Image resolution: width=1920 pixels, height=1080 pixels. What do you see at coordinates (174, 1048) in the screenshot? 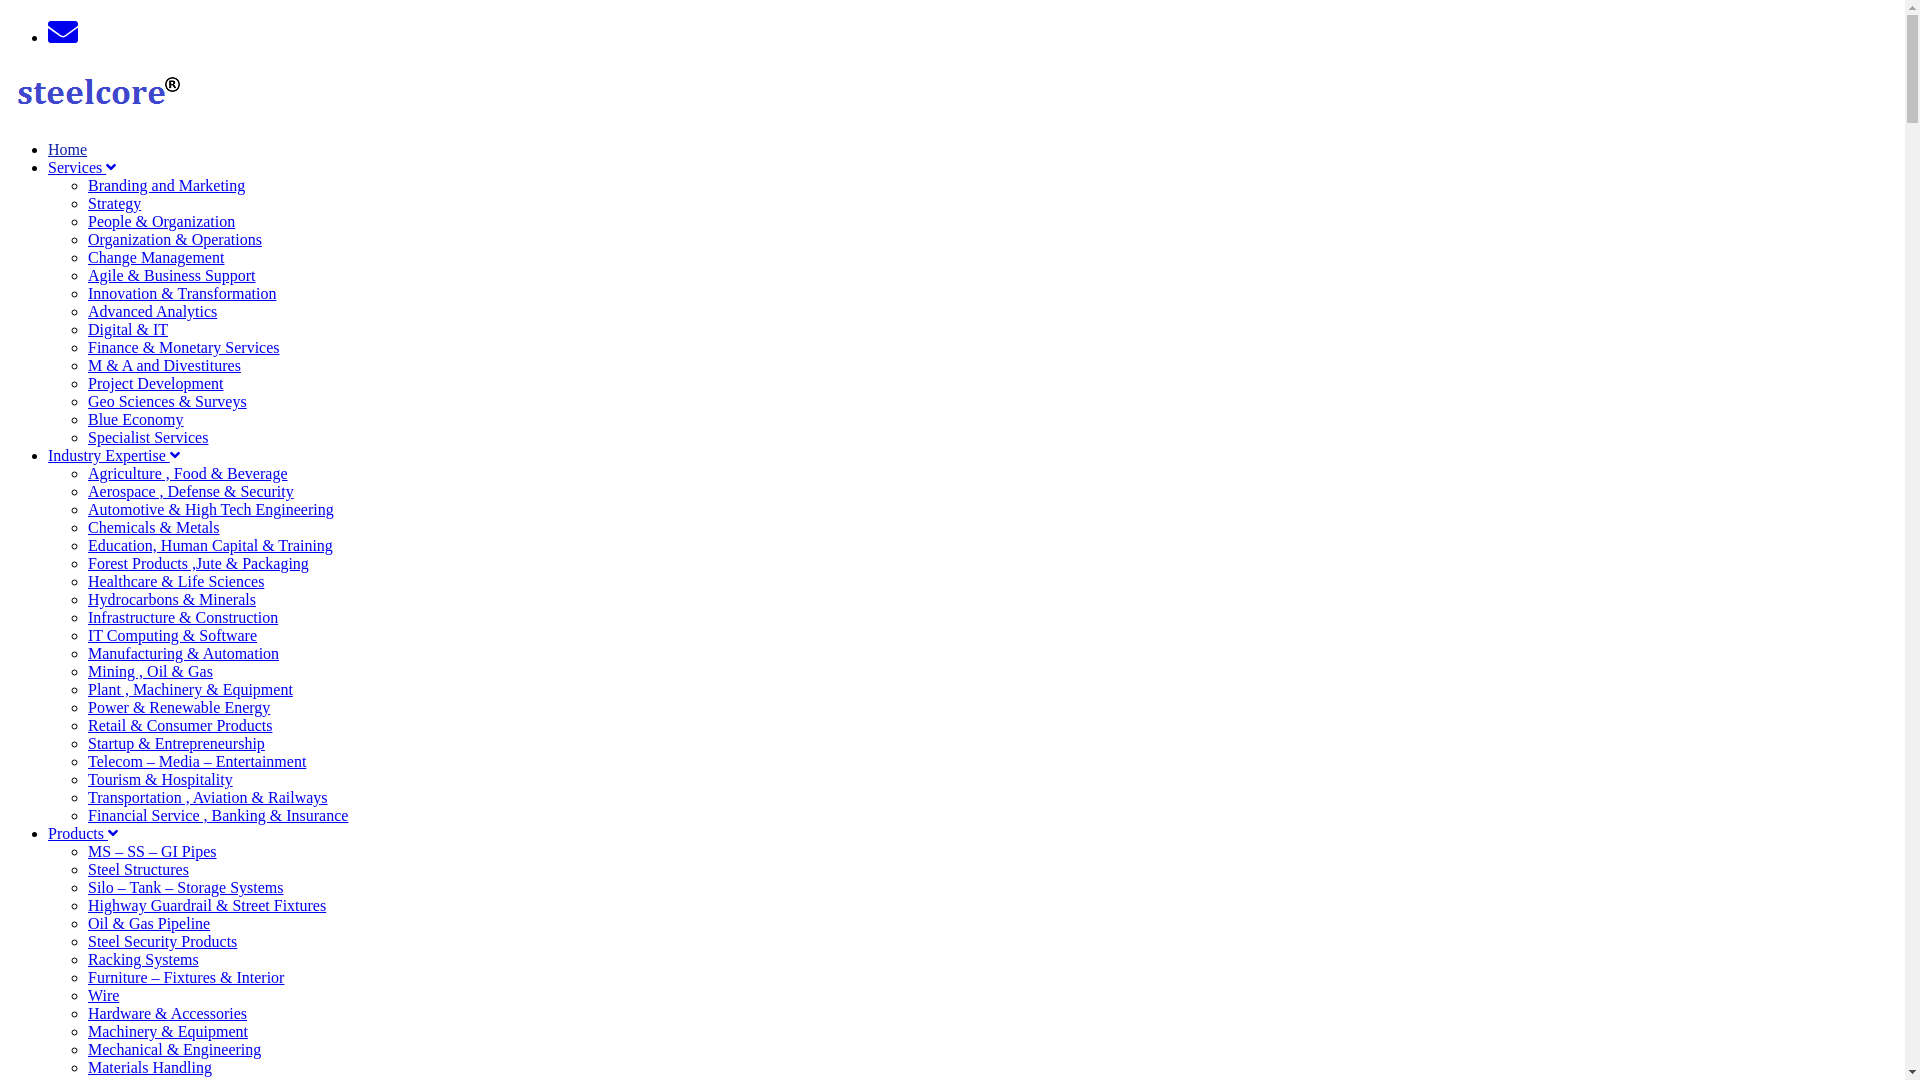
I see `'Mechanical & Engineering'` at bounding box center [174, 1048].